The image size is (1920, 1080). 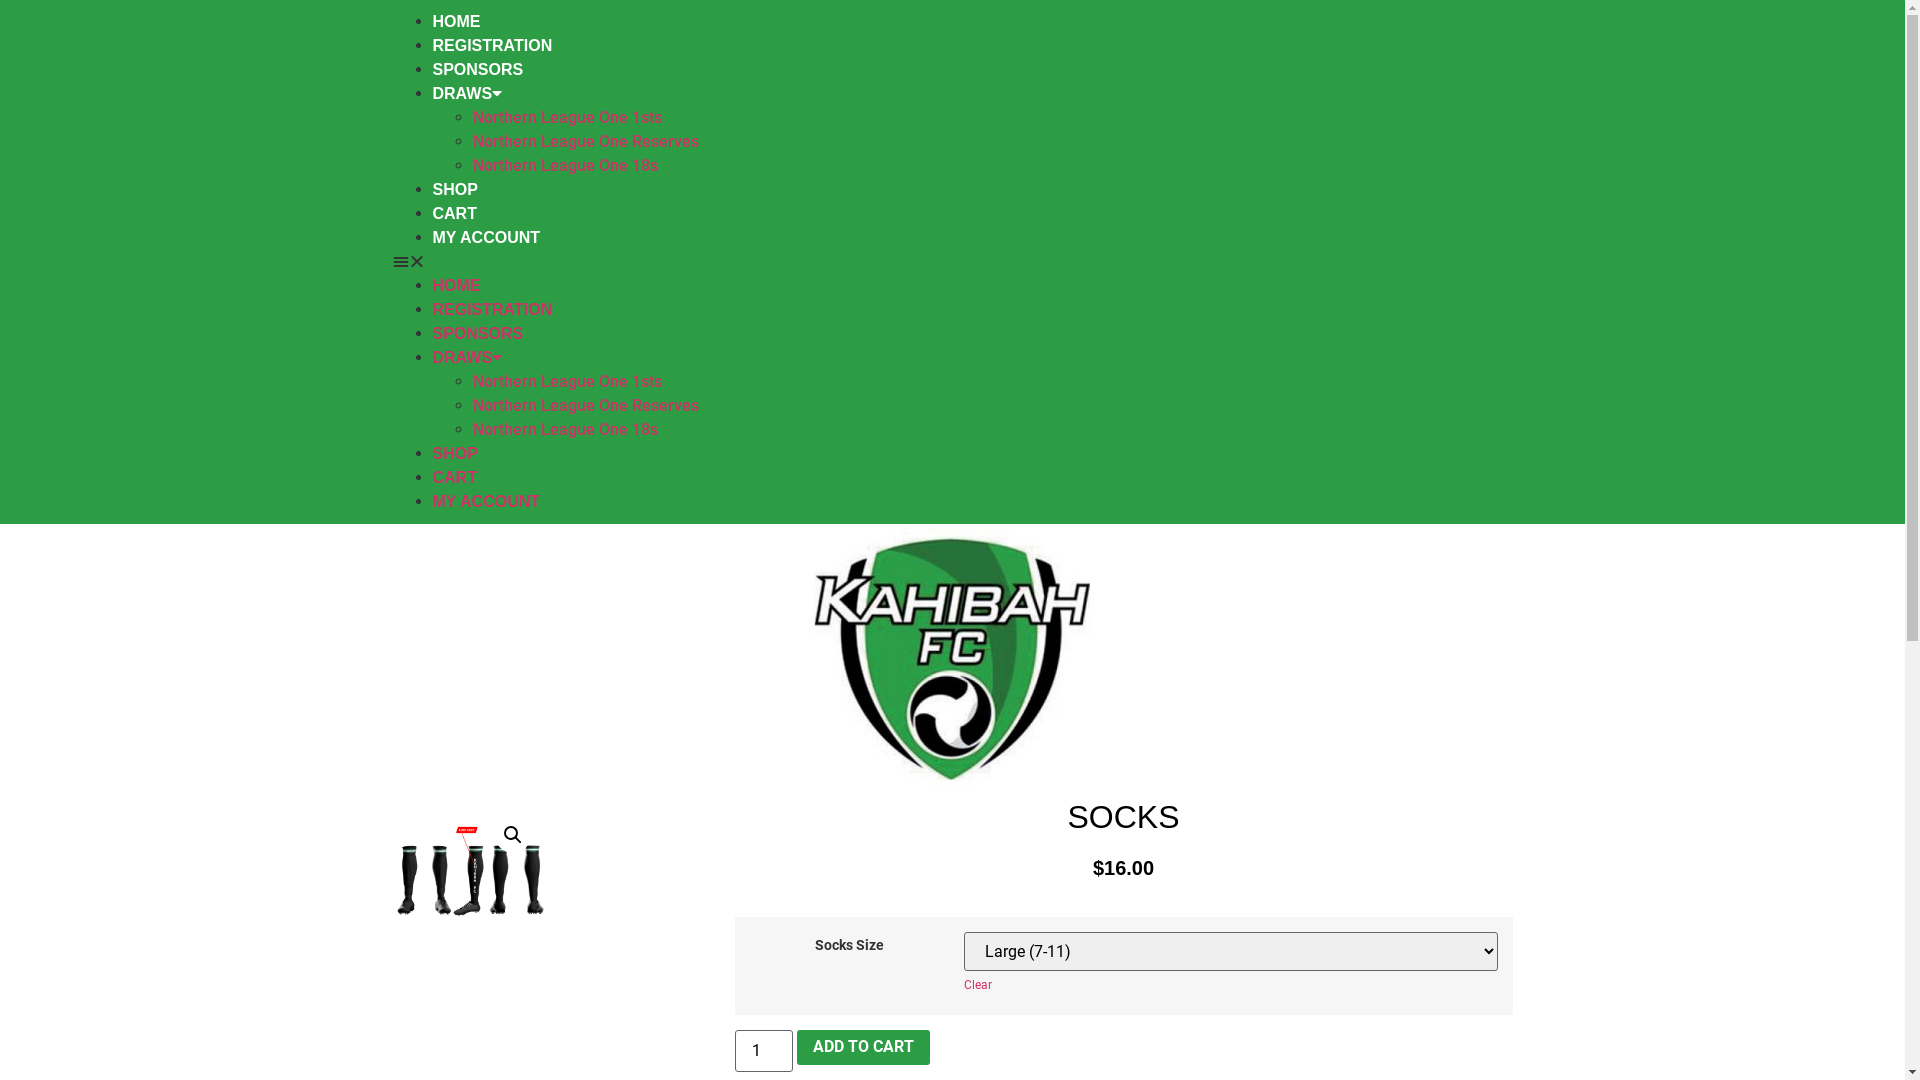 What do you see at coordinates (565, 381) in the screenshot?
I see `'Northern League One 1sts'` at bounding box center [565, 381].